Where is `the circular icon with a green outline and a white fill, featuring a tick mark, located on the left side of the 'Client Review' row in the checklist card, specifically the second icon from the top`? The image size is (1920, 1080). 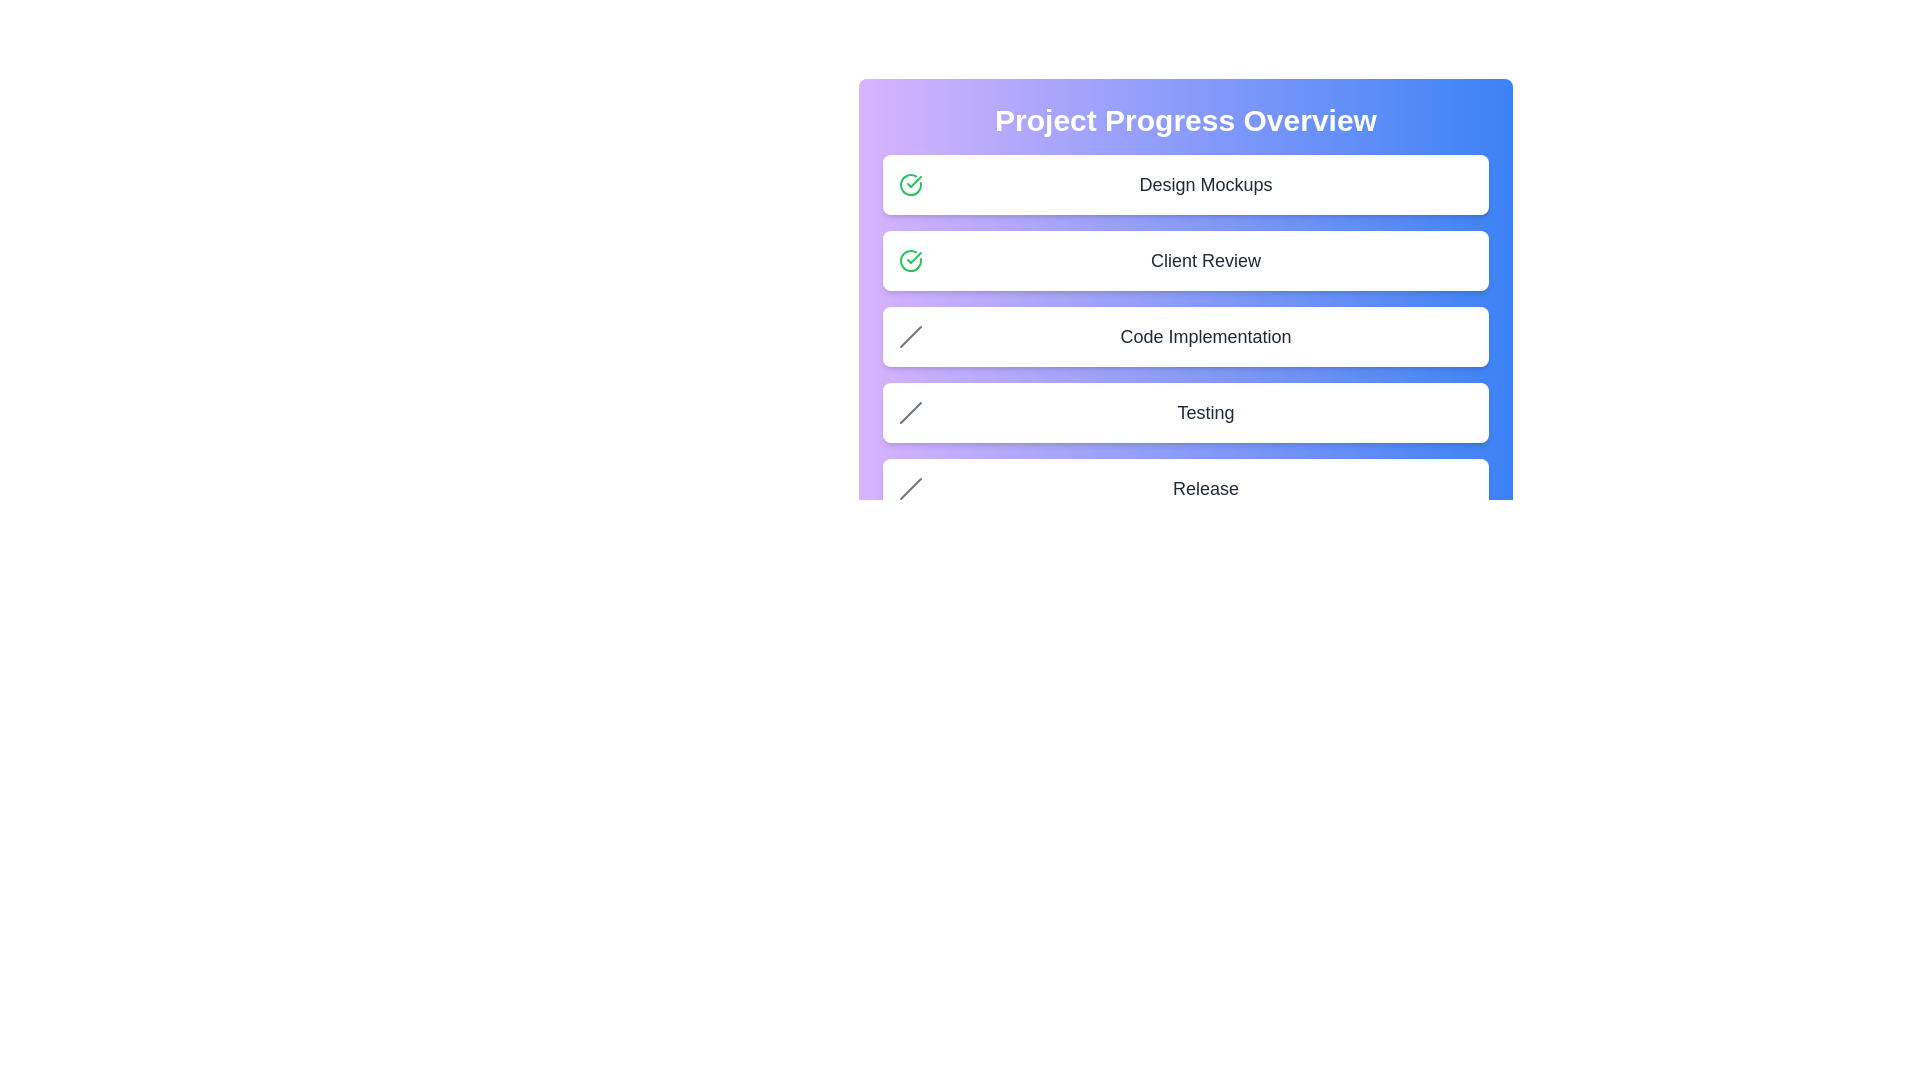
the circular icon with a green outline and a white fill, featuring a tick mark, located on the left side of the 'Client Review' row in the checklist card, specifically the second icon from the top is located at coordinates (910, 260).